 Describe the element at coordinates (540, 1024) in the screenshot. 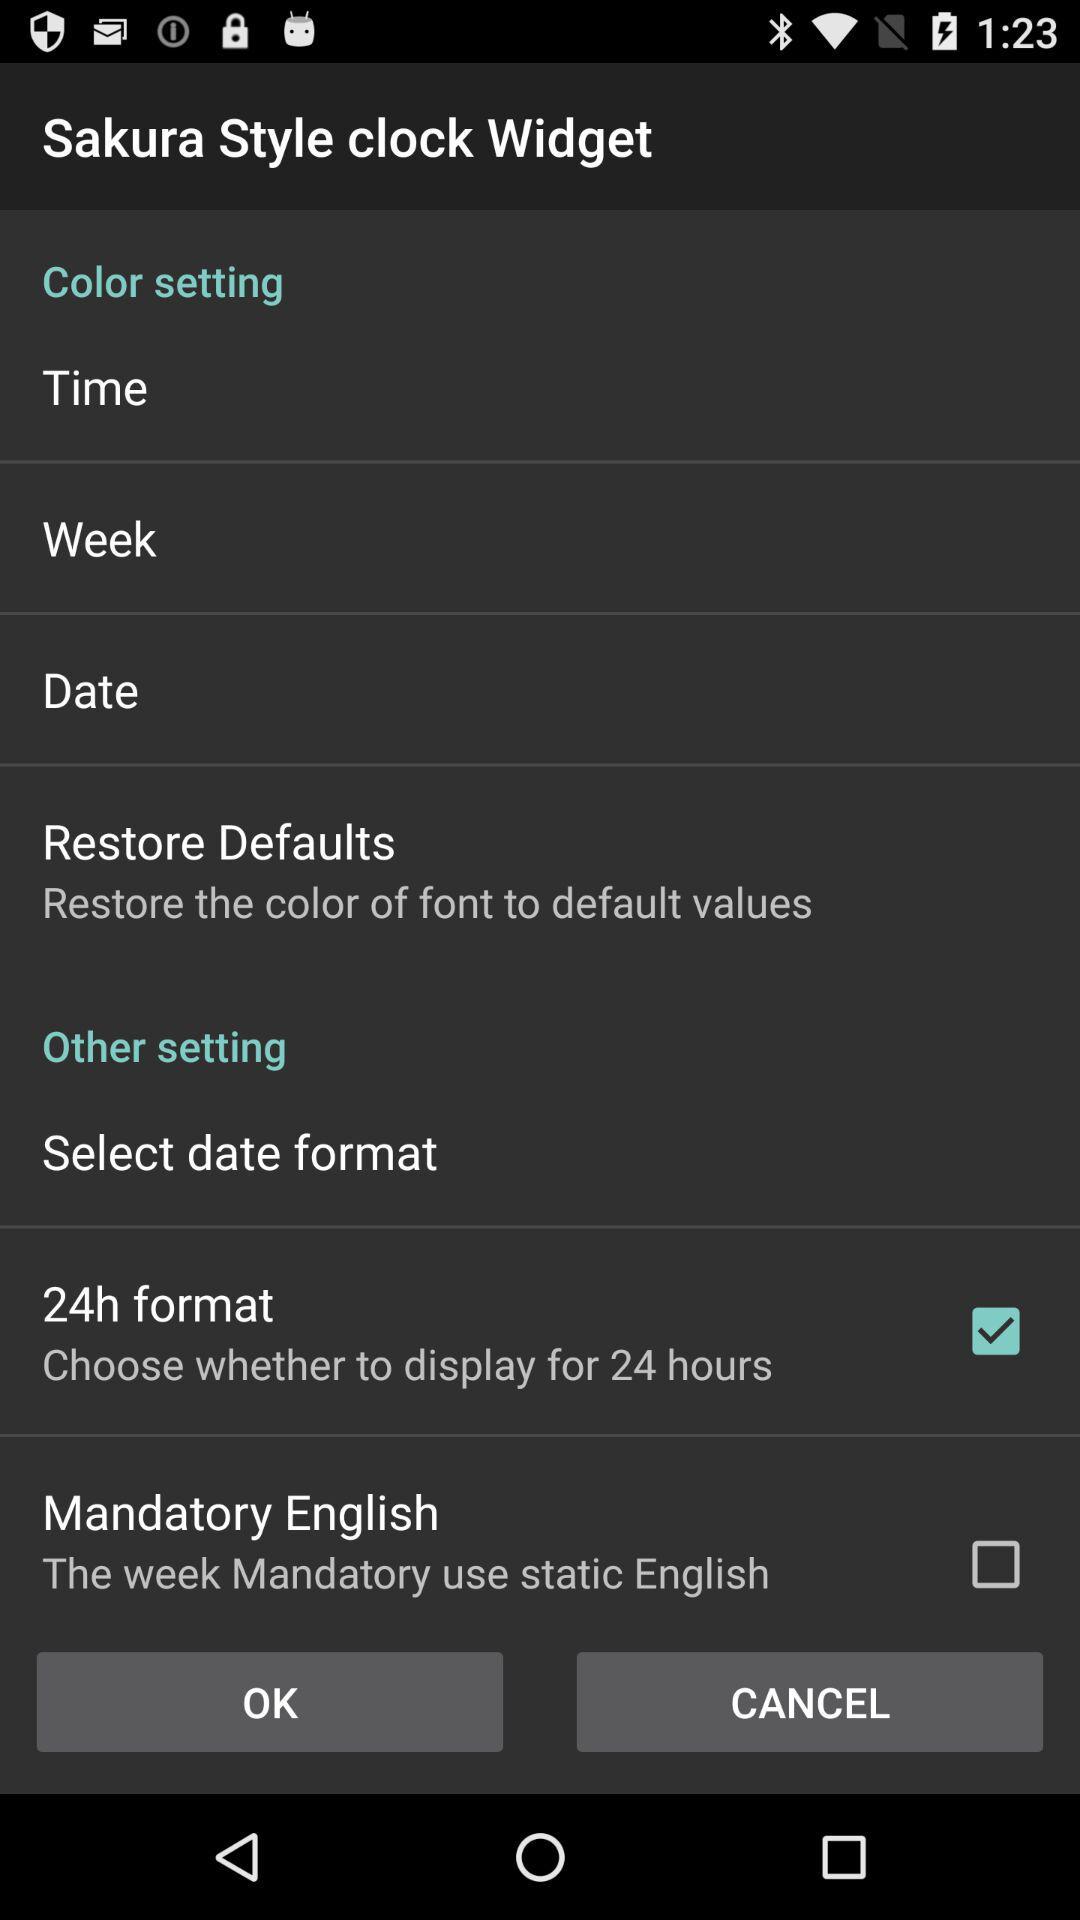

I see `the item below the restore the color app` at that location.